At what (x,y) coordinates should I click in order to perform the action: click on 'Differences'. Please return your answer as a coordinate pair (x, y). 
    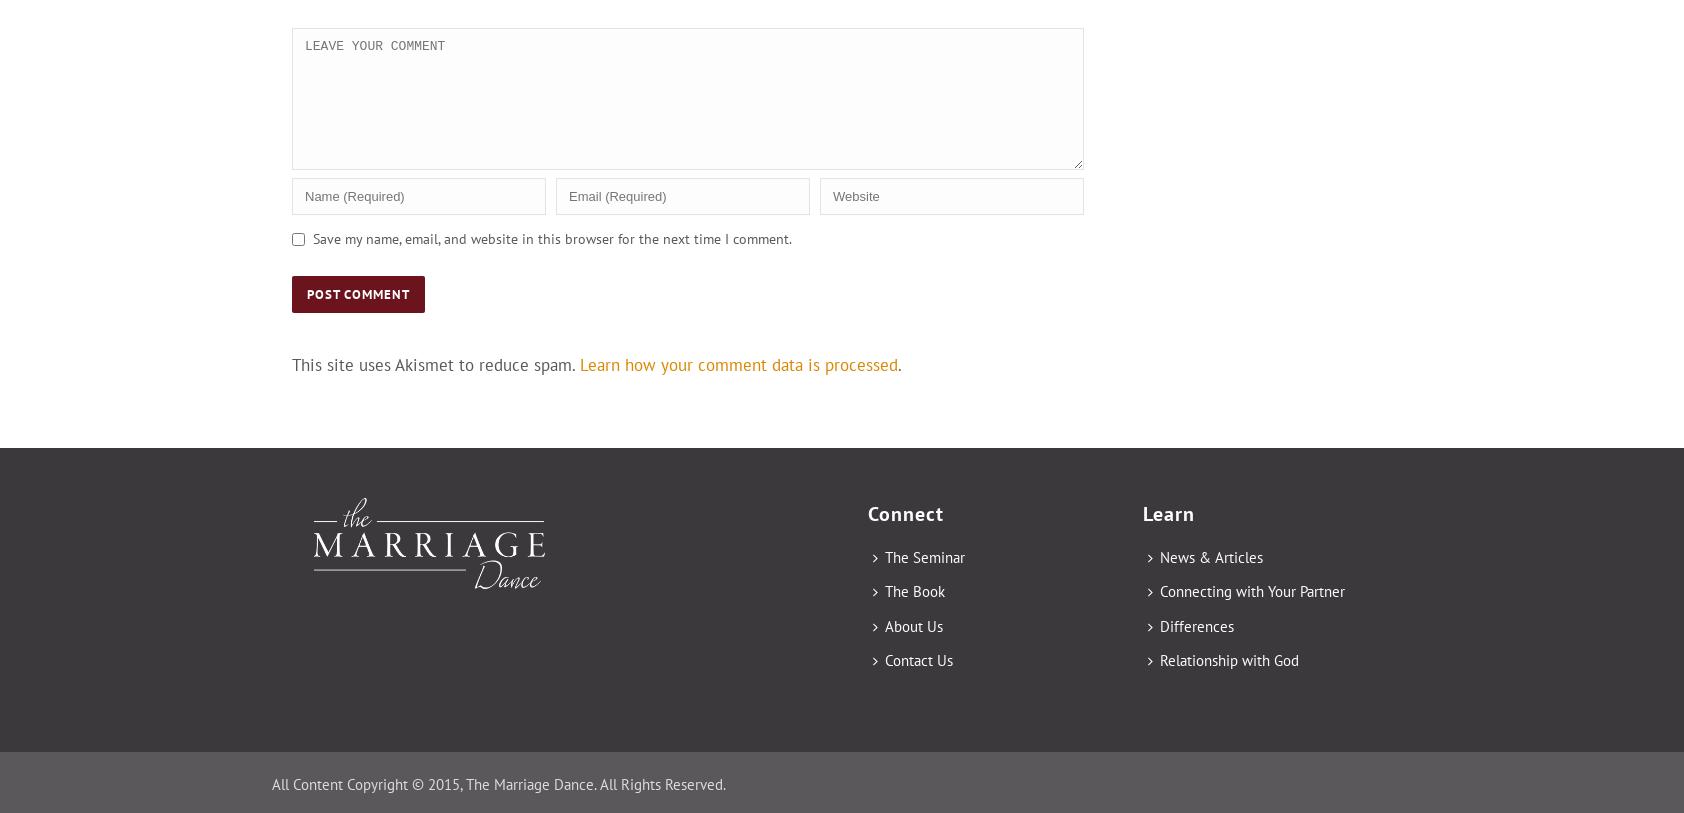
    Looking at the image, I should click on (1196, 625).